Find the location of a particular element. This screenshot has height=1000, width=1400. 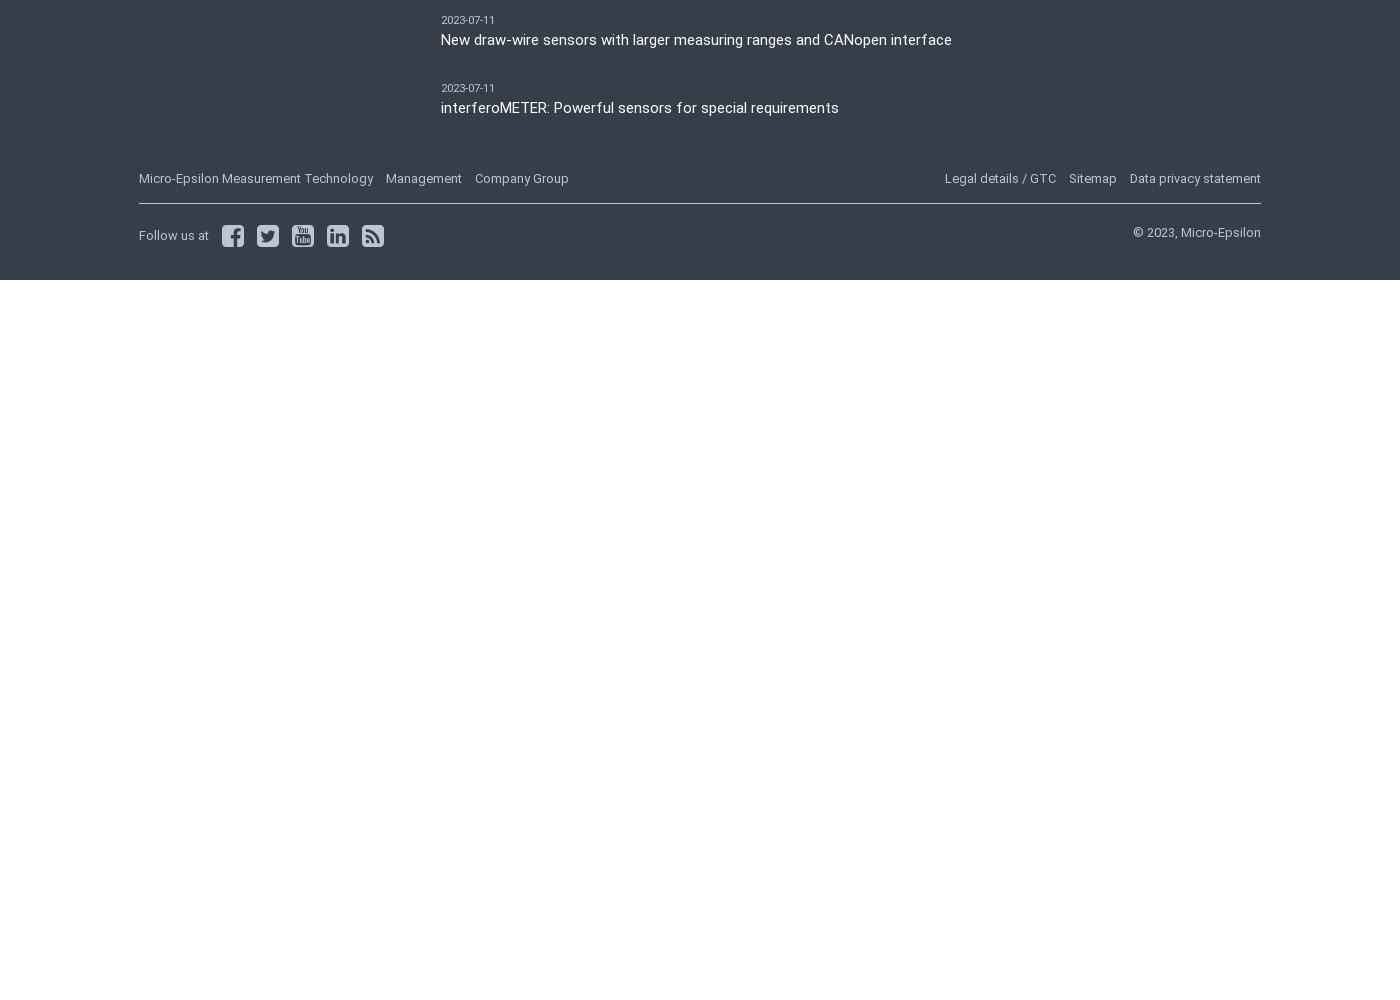

'New draw-wire sensors with larger measuring ranges and CANopen interface' is located at coordinates (696, 39).